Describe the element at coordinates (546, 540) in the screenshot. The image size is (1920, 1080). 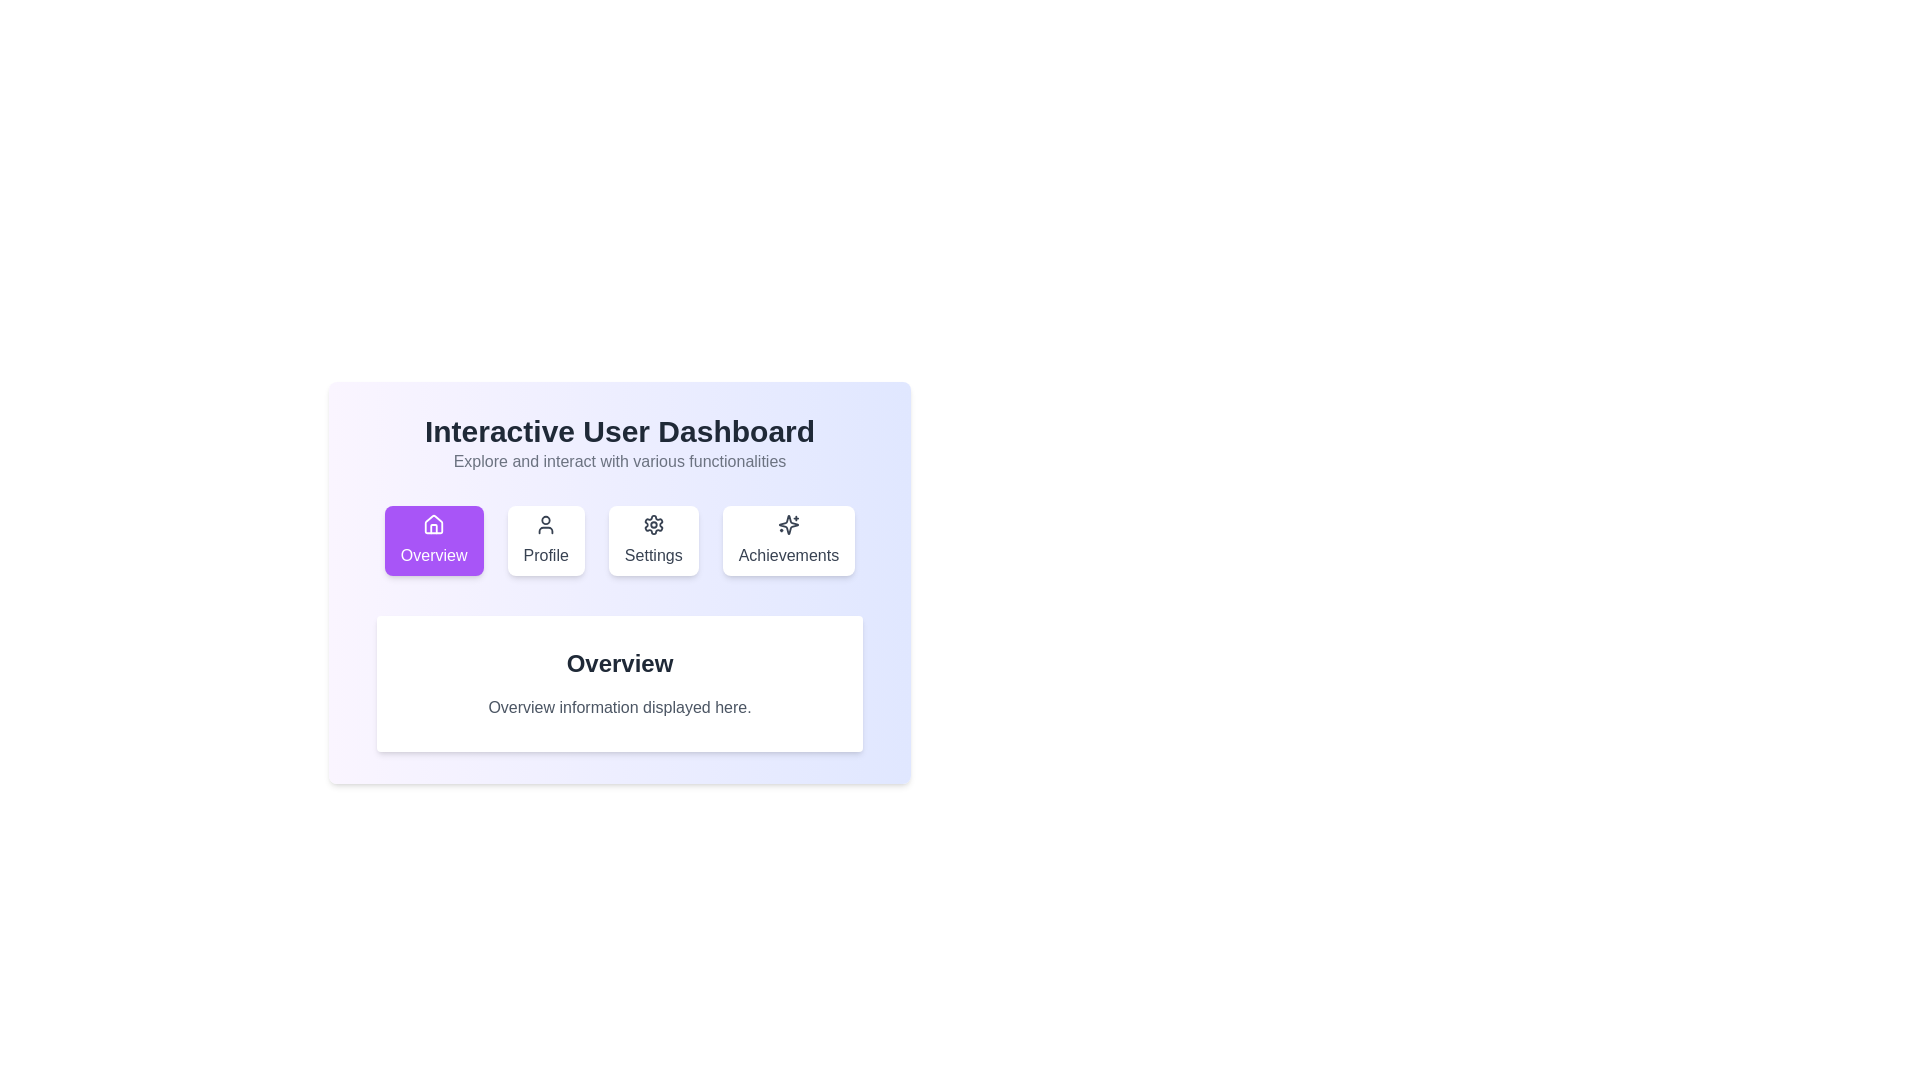
I see `the second button in a group of four buttons` at that location.